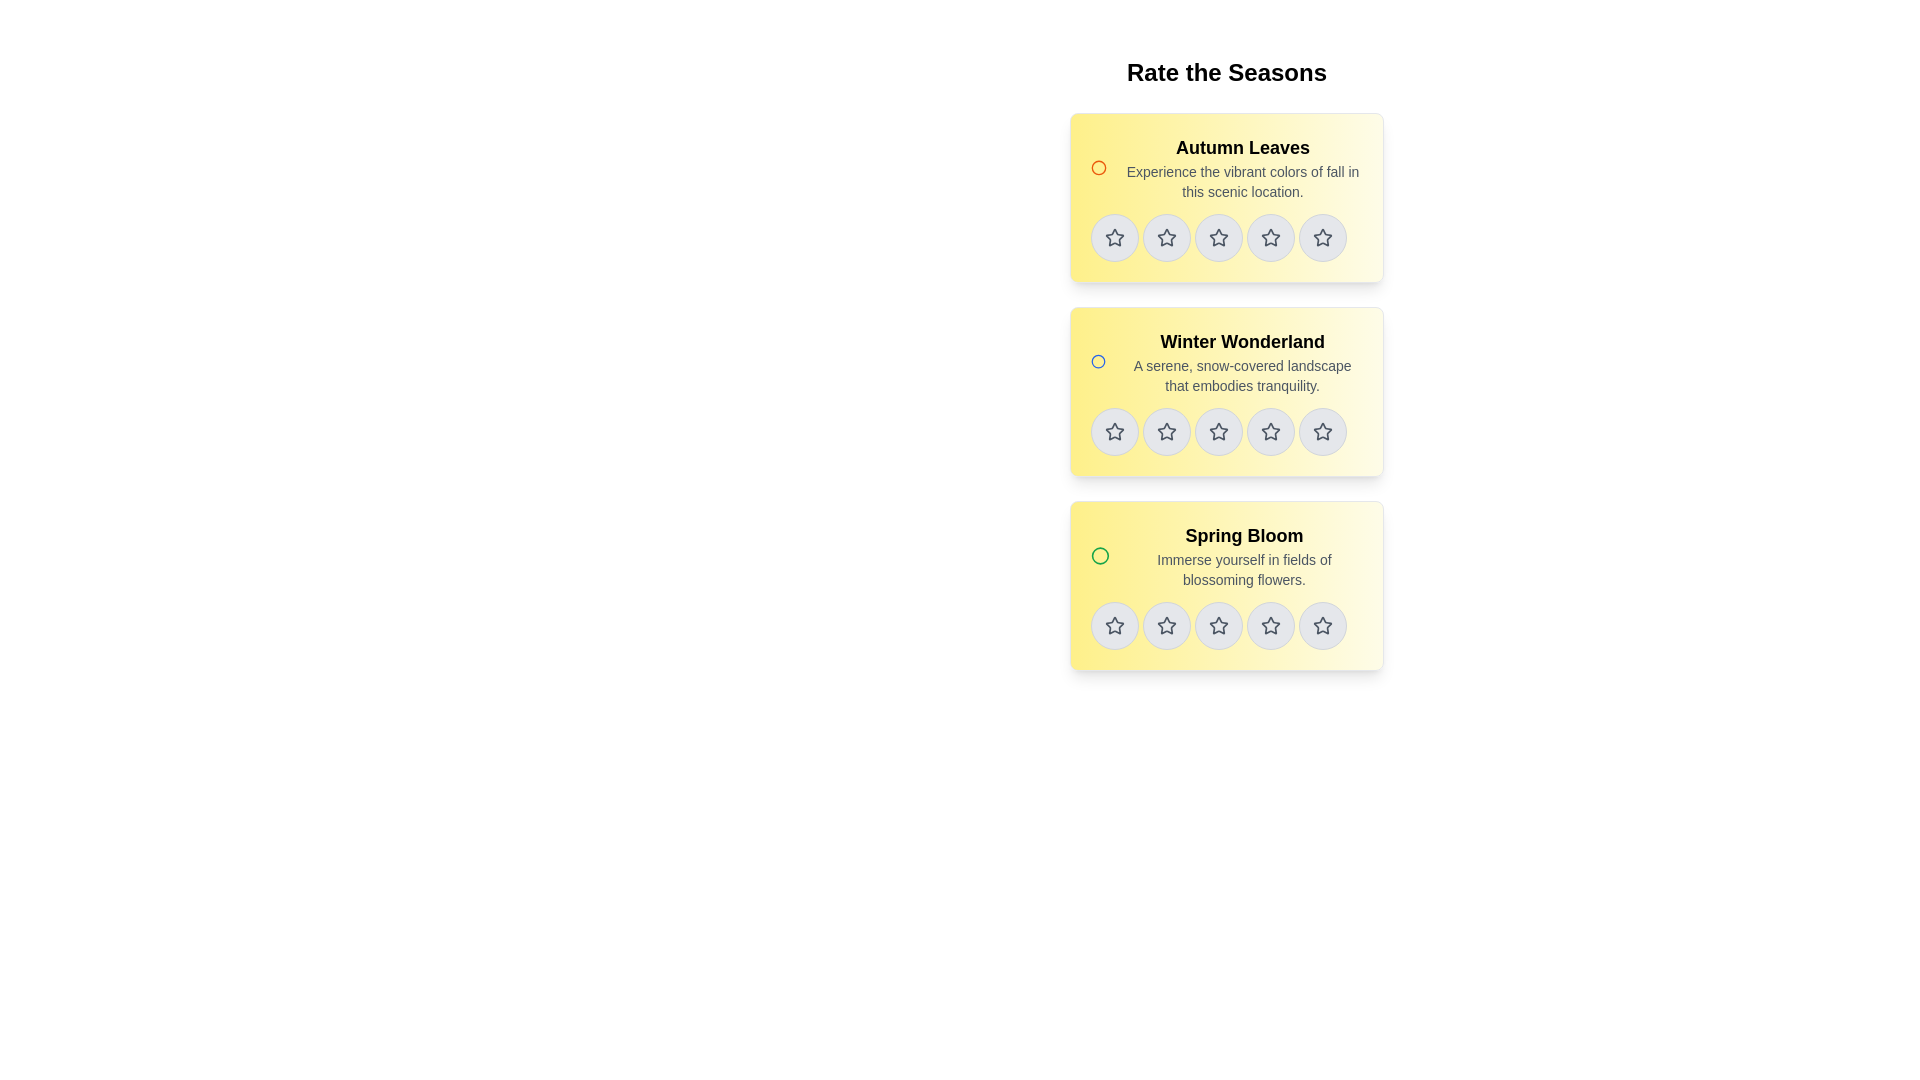  What do you see at coordinates (1218, 624) in the screenshot?
I see `the star-shaped icon with a gray outline in the rating section of the 'Spring Bloom' card` at bounding box center [1218, 624].